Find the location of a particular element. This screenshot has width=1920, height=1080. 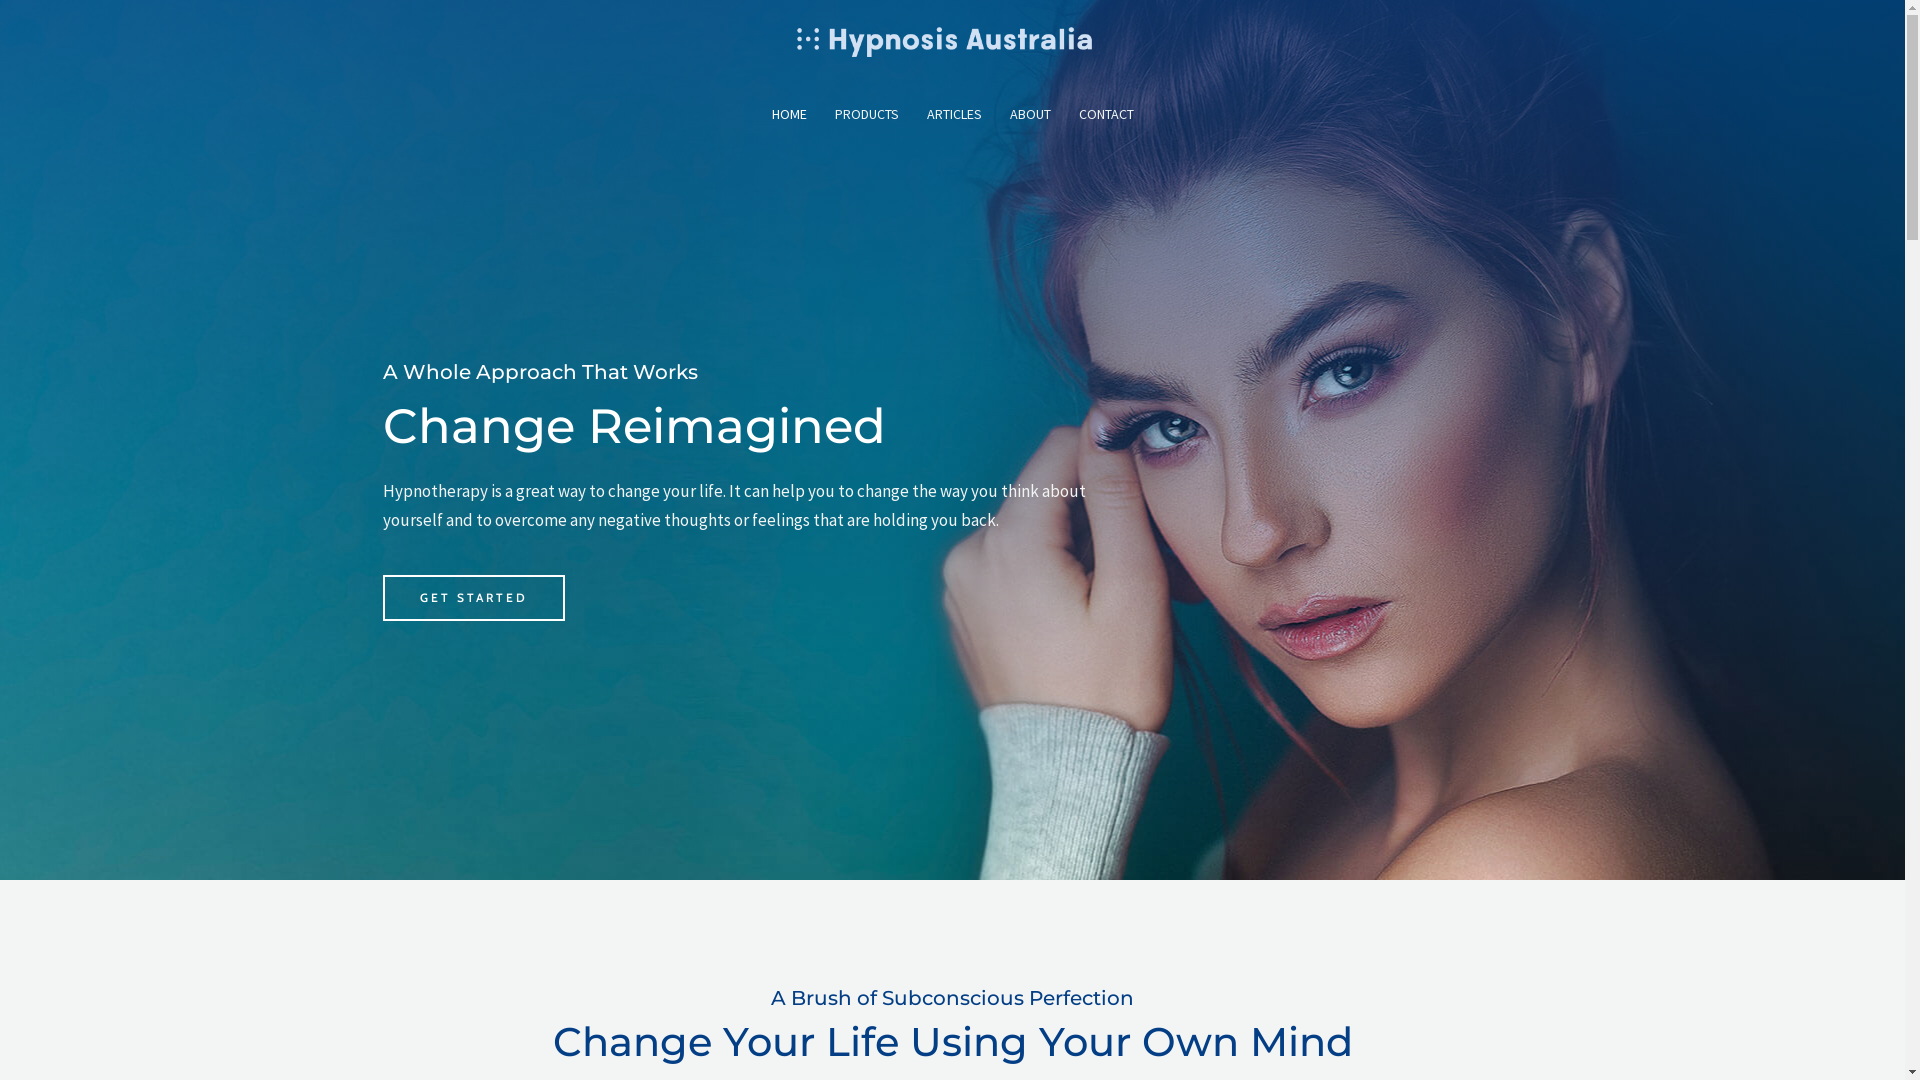

'ARTICLES' is located at coordinates (952, 114).